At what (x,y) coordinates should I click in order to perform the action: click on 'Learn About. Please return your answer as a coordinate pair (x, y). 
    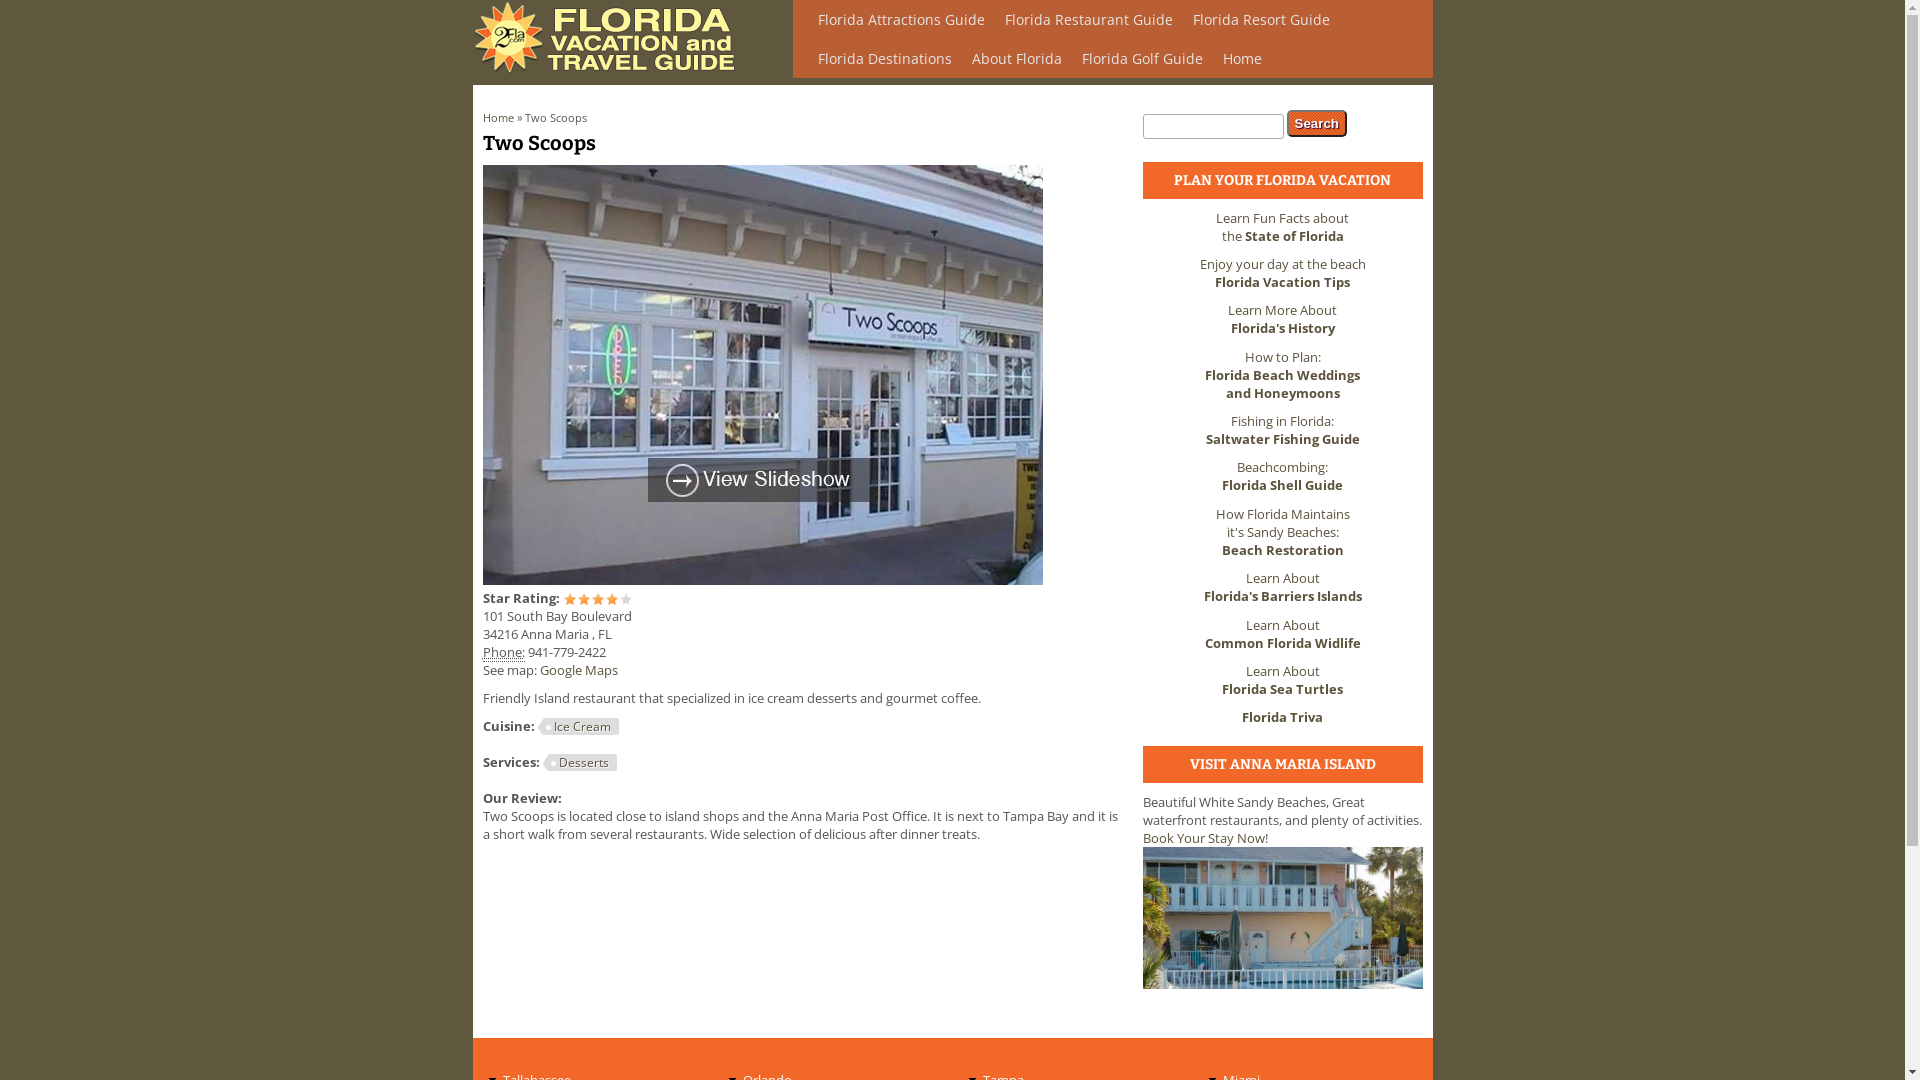
    Looking at the image, I should click on (1282, 585).